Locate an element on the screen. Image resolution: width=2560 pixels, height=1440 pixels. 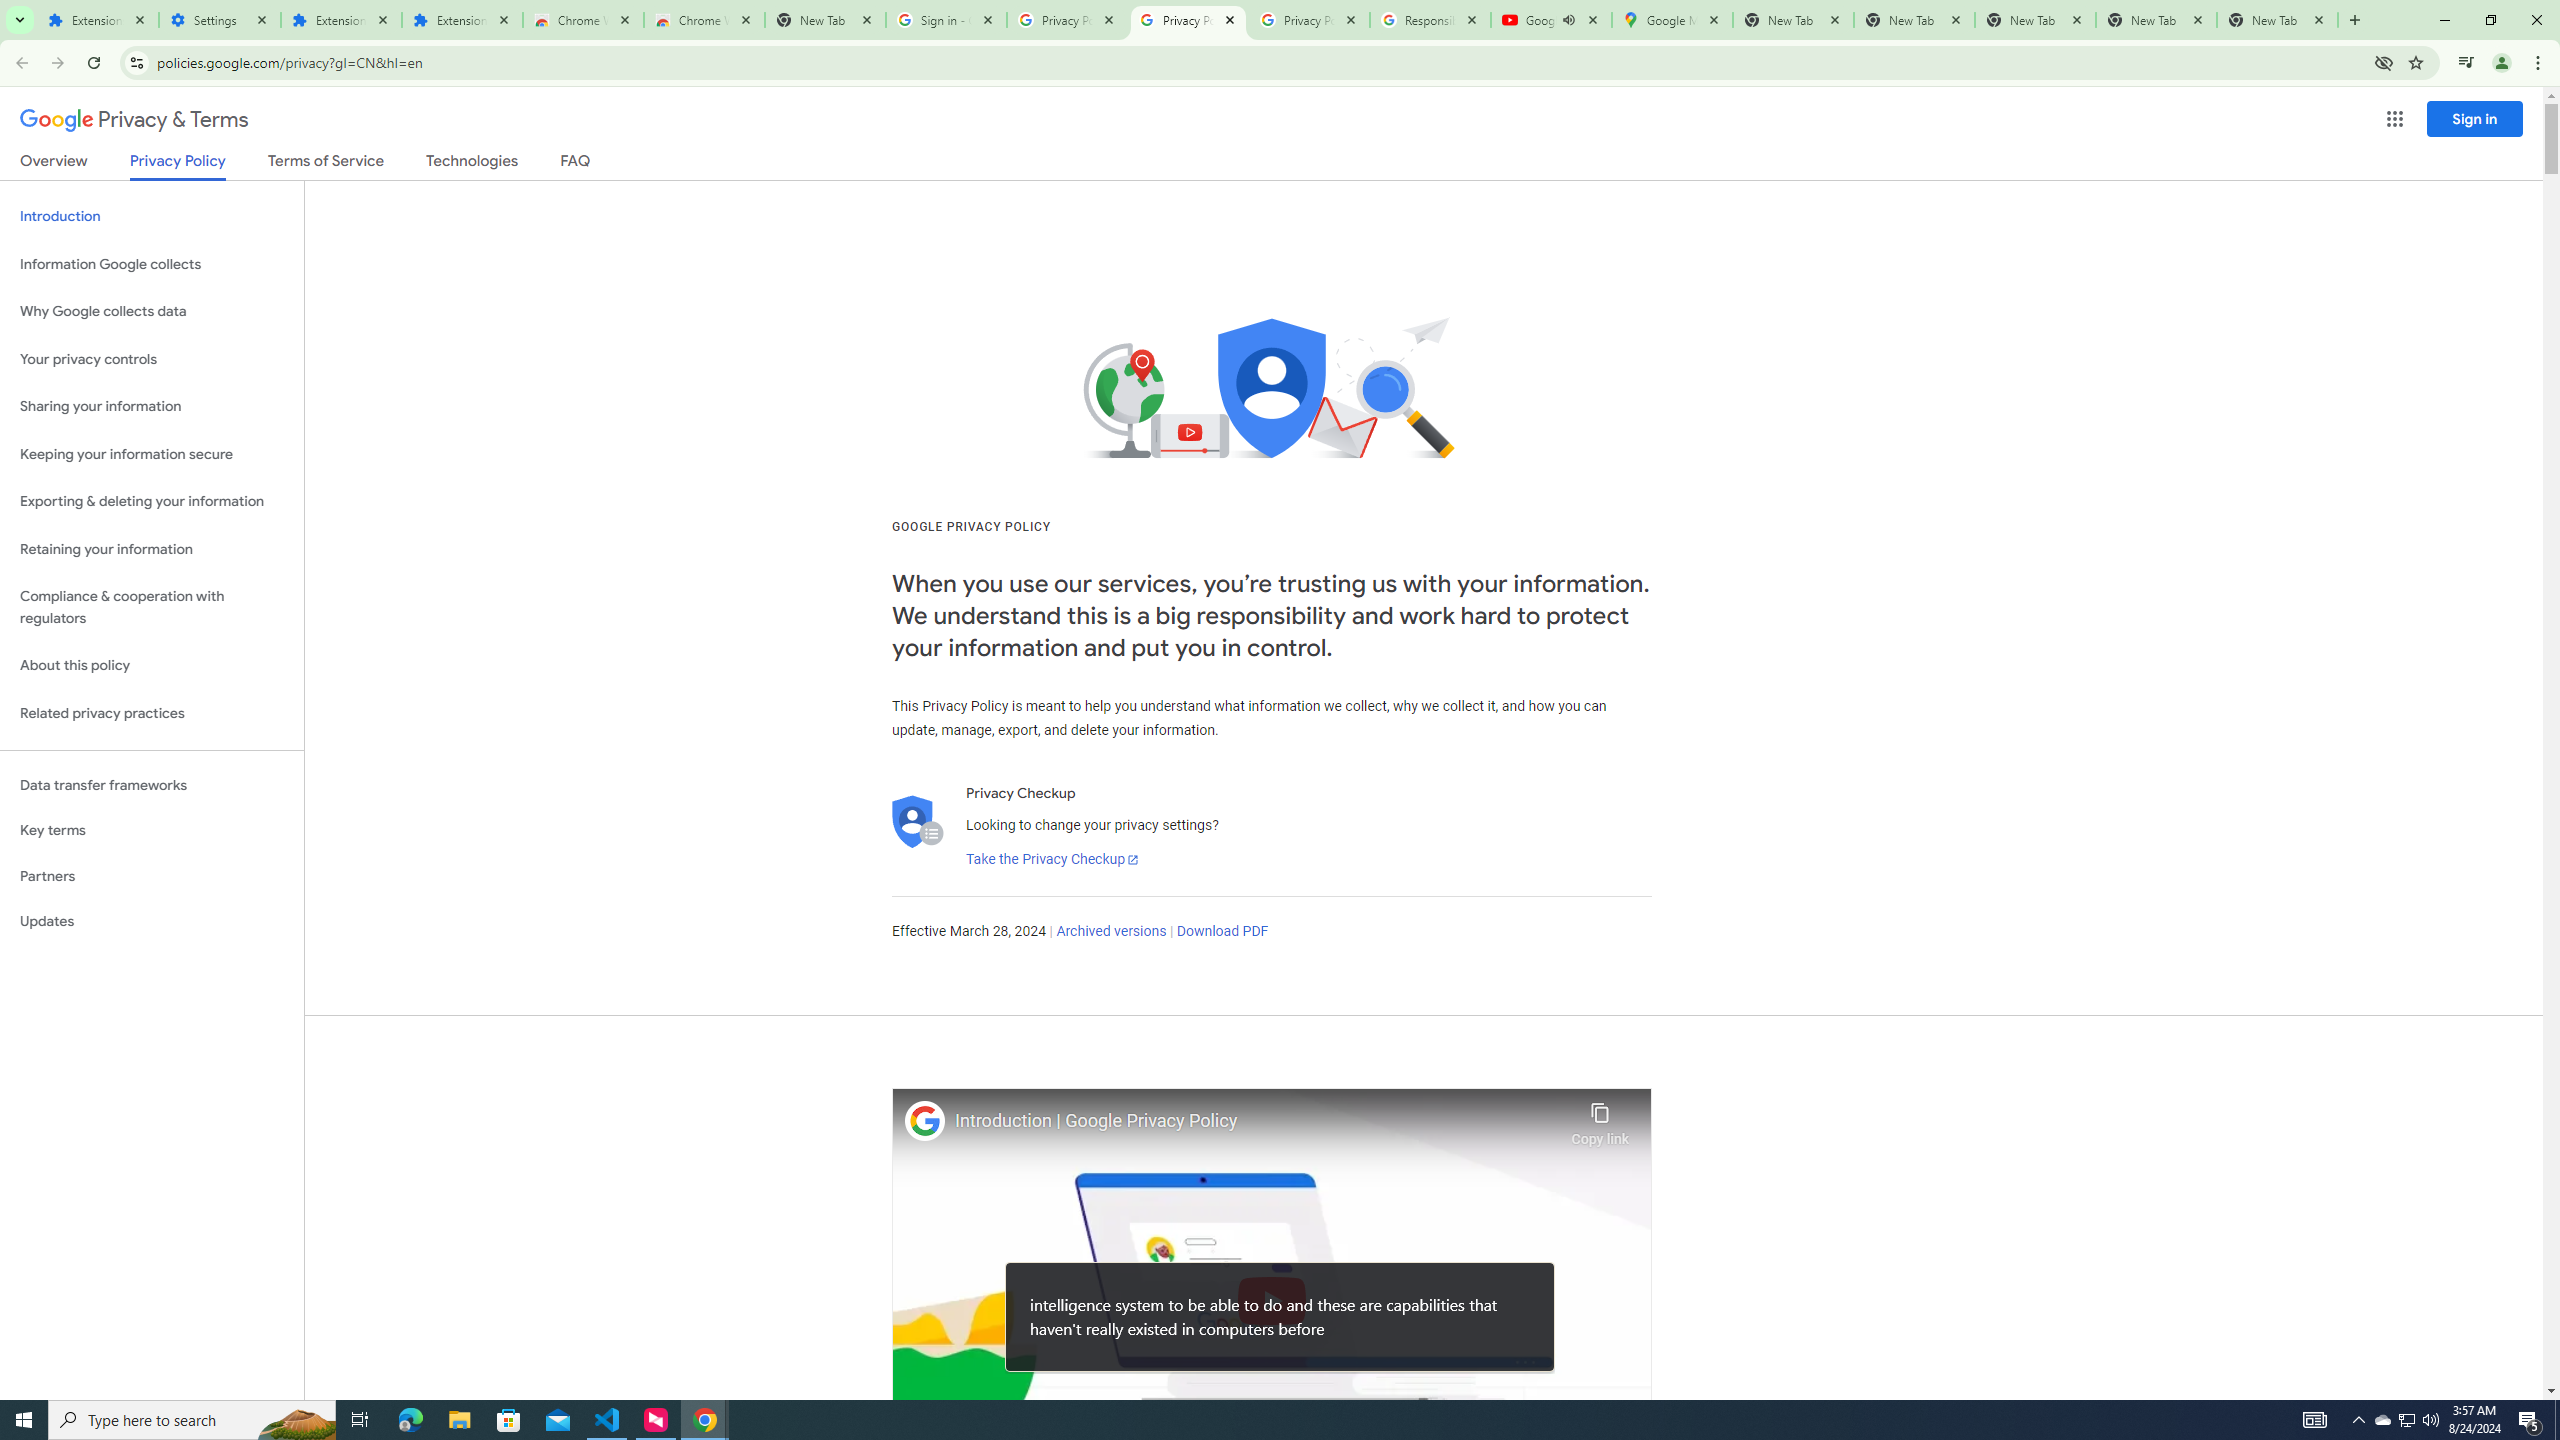
'Information Google collects' is located at coordinates (151, 264).